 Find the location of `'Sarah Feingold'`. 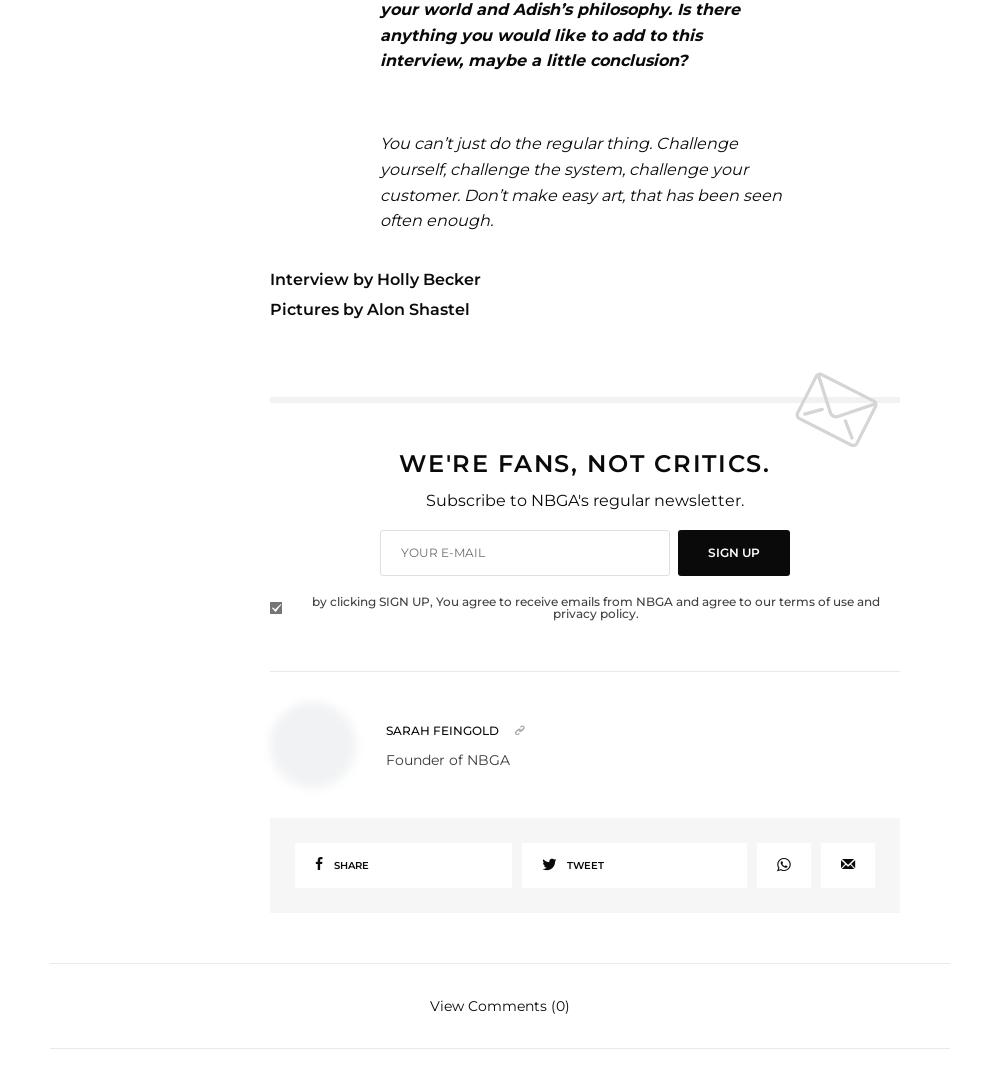

'Sarah Feingold' is located at coordinates (441, 728).